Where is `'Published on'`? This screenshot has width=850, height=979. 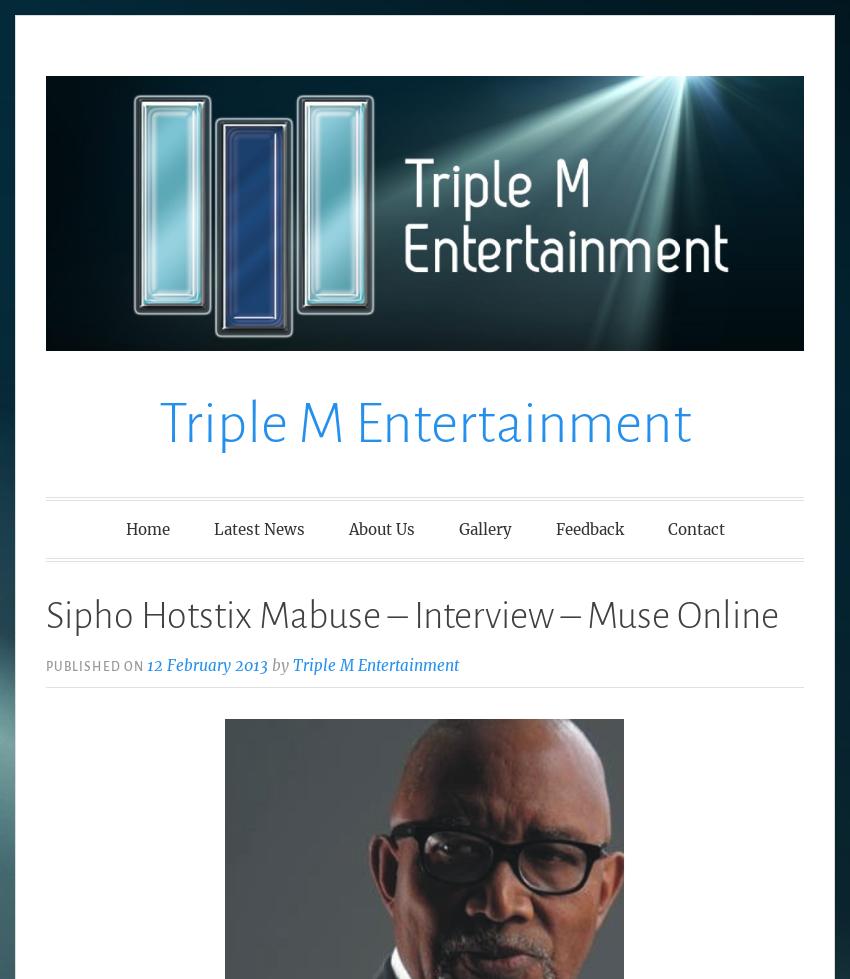
'Published on' is located at coordinates (45, 665).